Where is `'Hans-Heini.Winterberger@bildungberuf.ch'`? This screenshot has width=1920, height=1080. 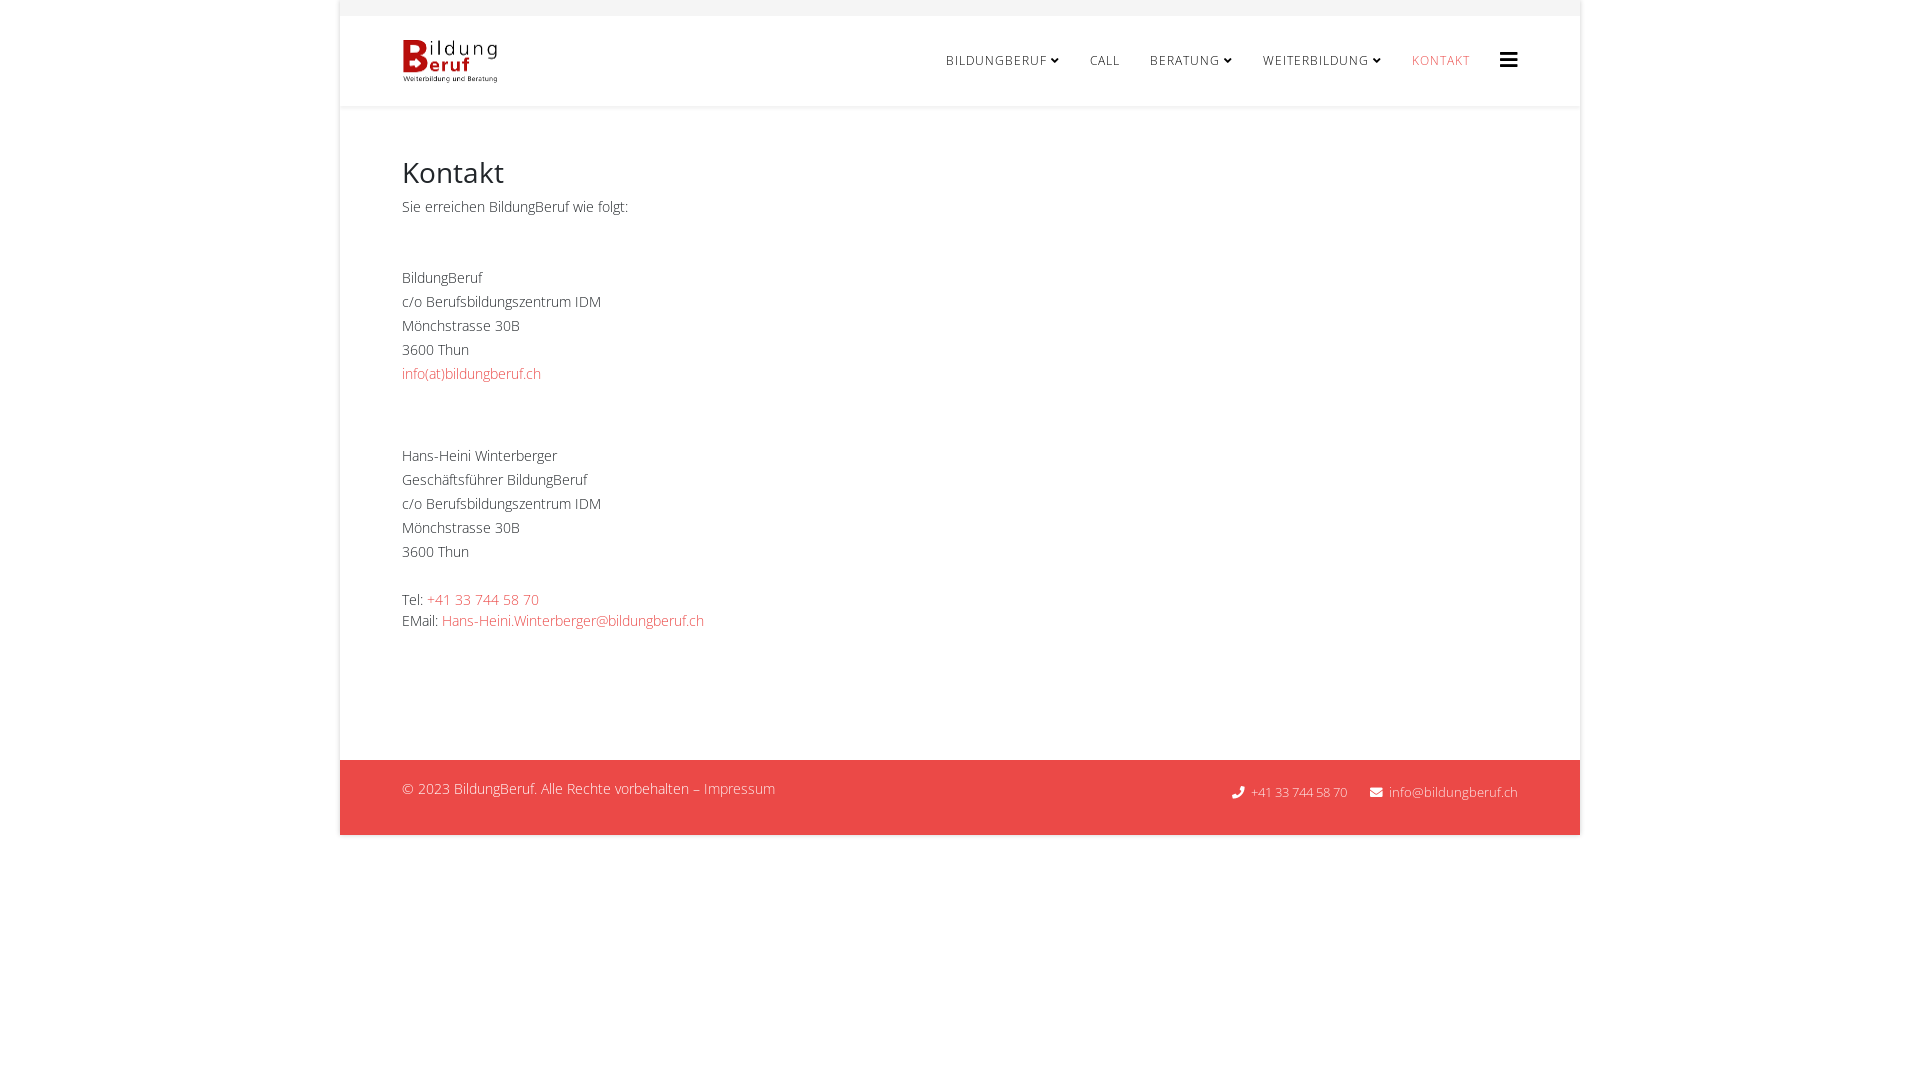 'Hans-Heini.Winterberger@bildungberuf.ch' is located at coordinates (440, 619).